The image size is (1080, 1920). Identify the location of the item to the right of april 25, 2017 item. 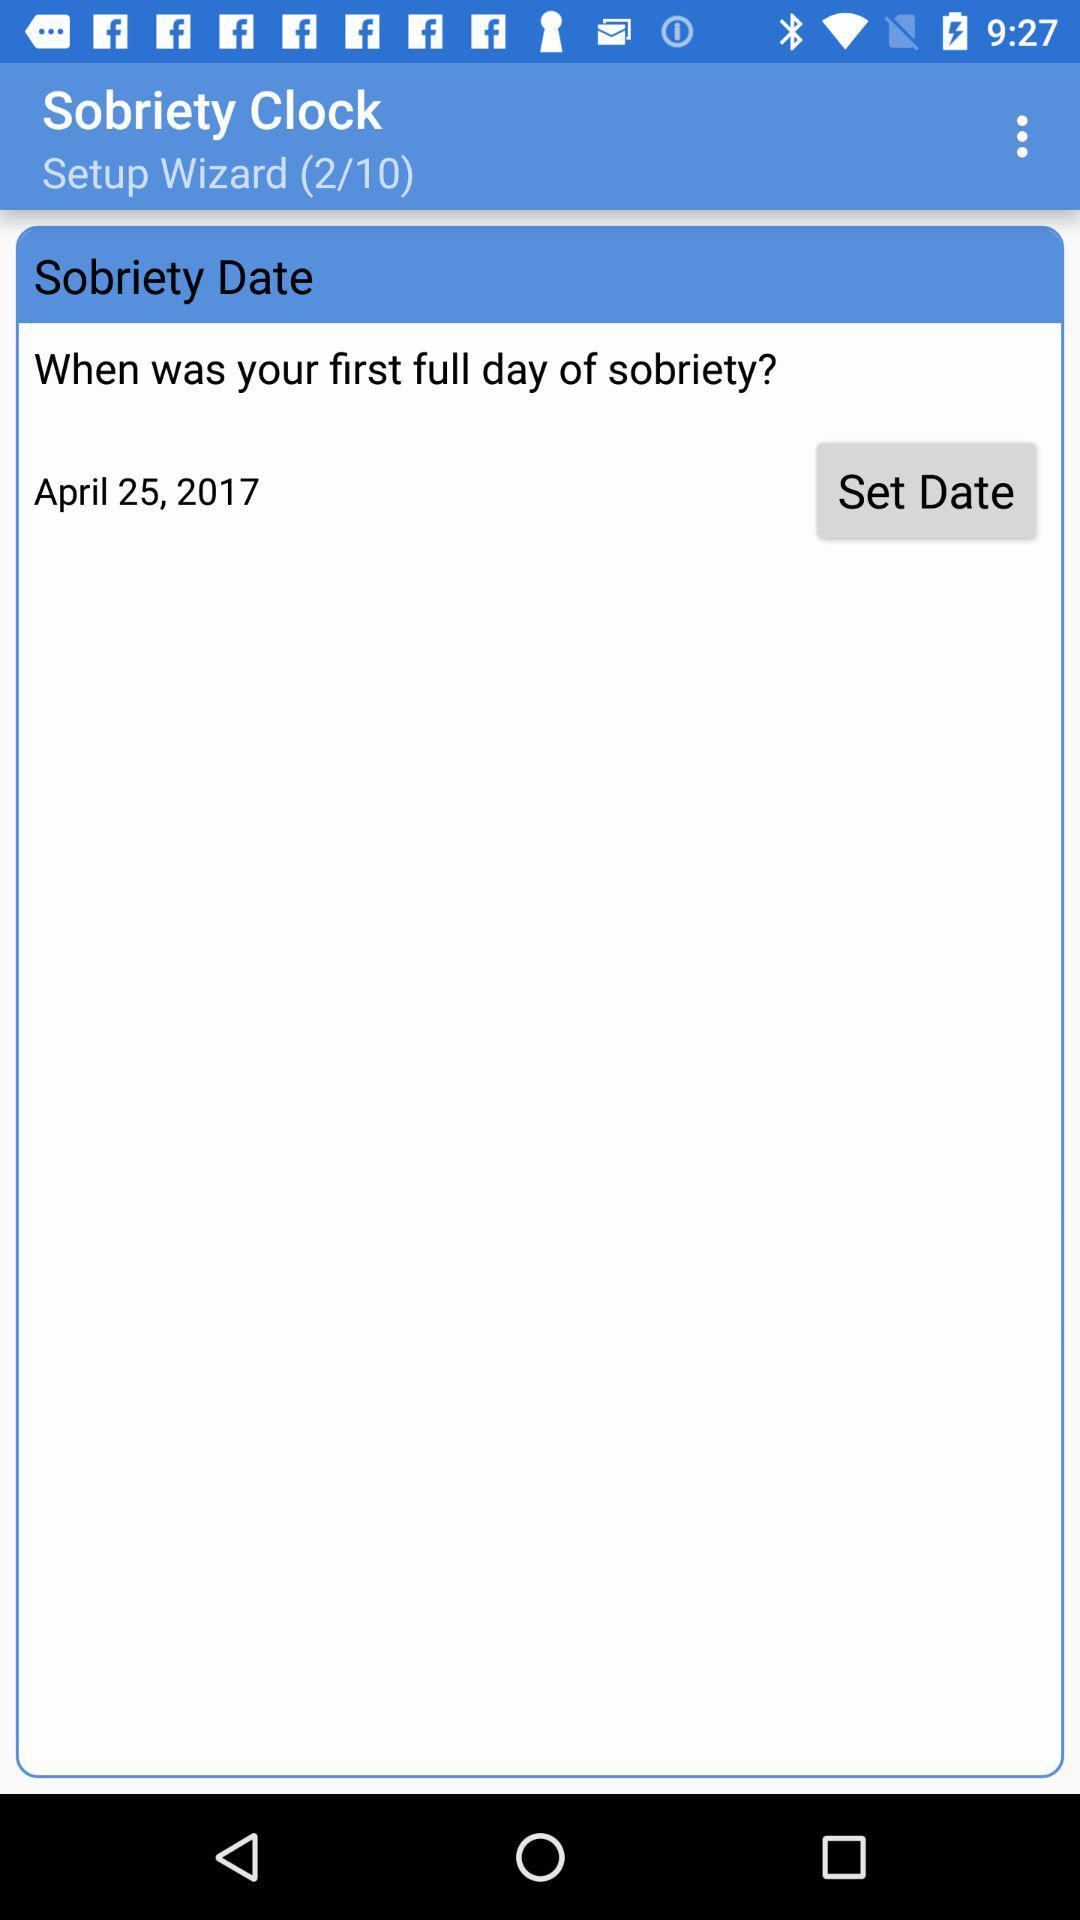
(926, 490).